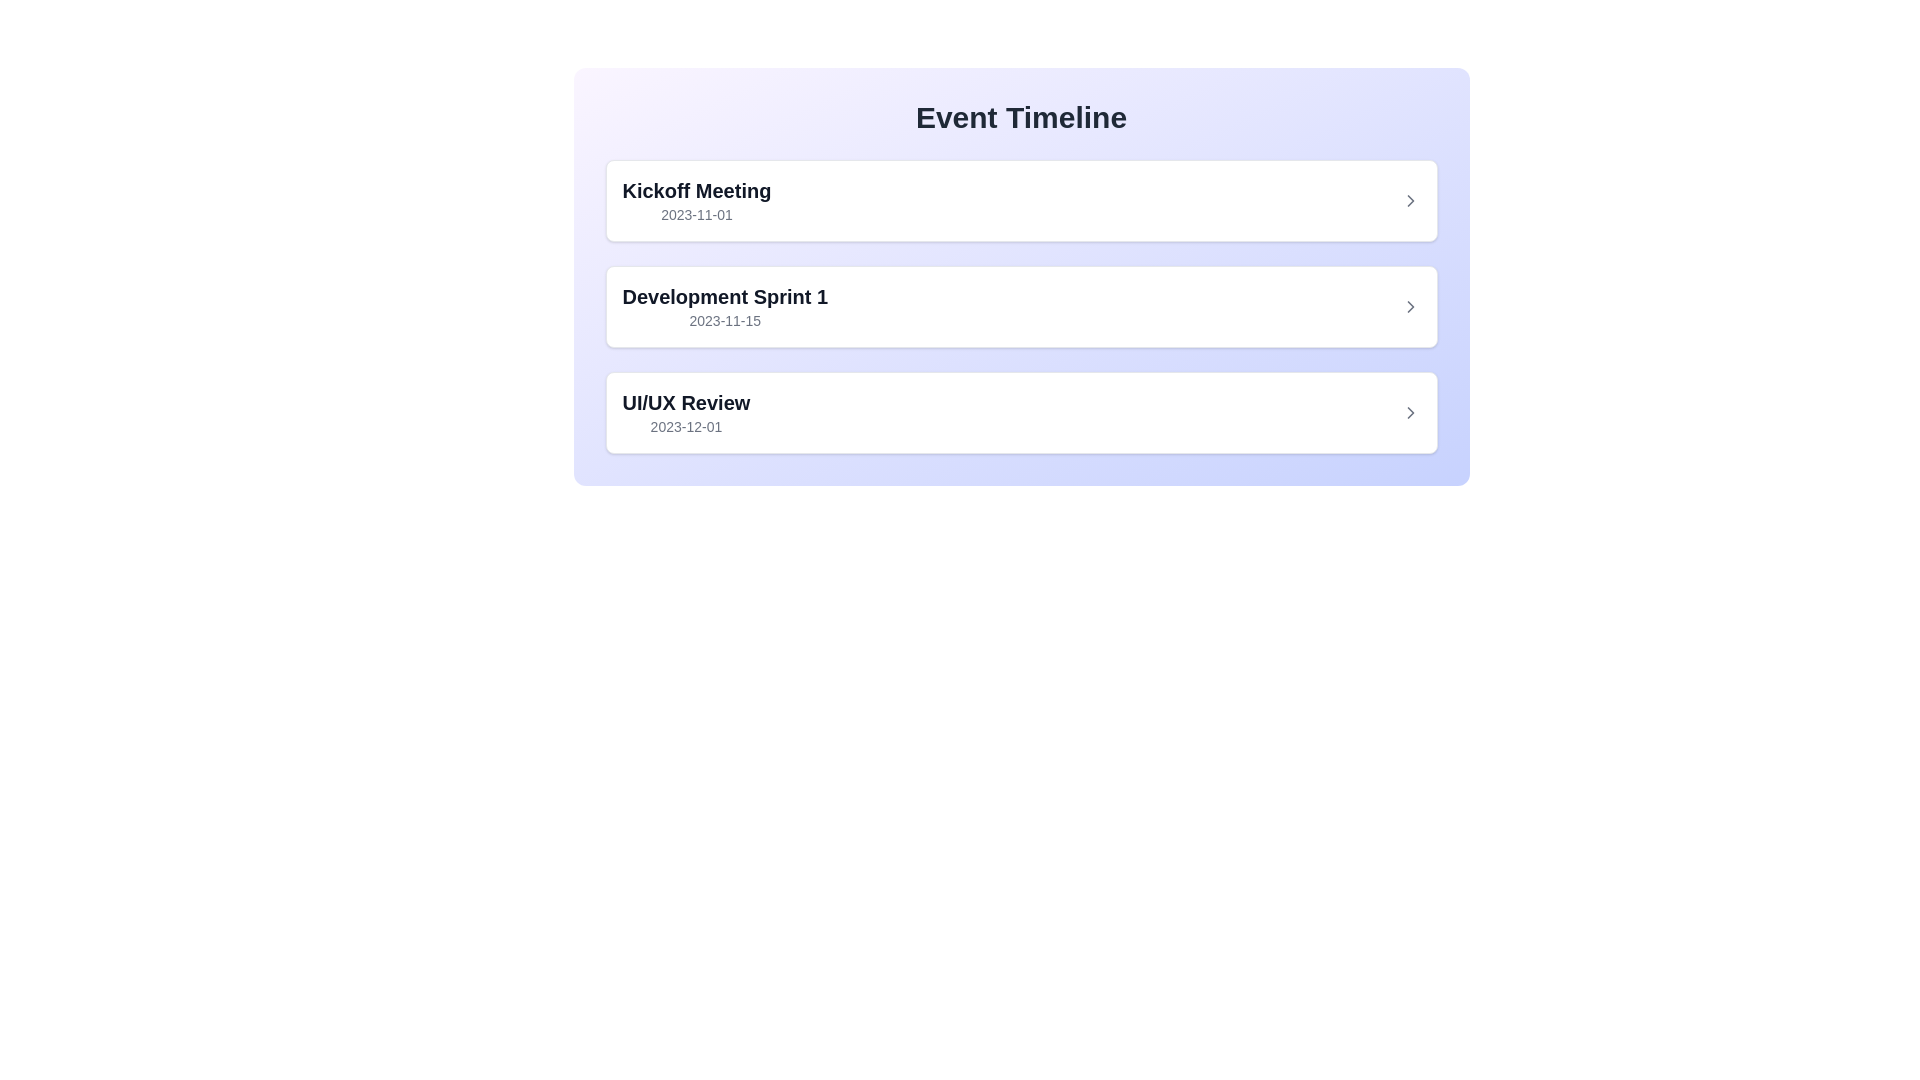 The image size is (1920, 1080). Describe the element at coordinates (1409, 307) in the screenshot. I see `the right-facing chevron icon located in the second card from the top, adjacent to the text 'Development Sprint 1'` at that location.